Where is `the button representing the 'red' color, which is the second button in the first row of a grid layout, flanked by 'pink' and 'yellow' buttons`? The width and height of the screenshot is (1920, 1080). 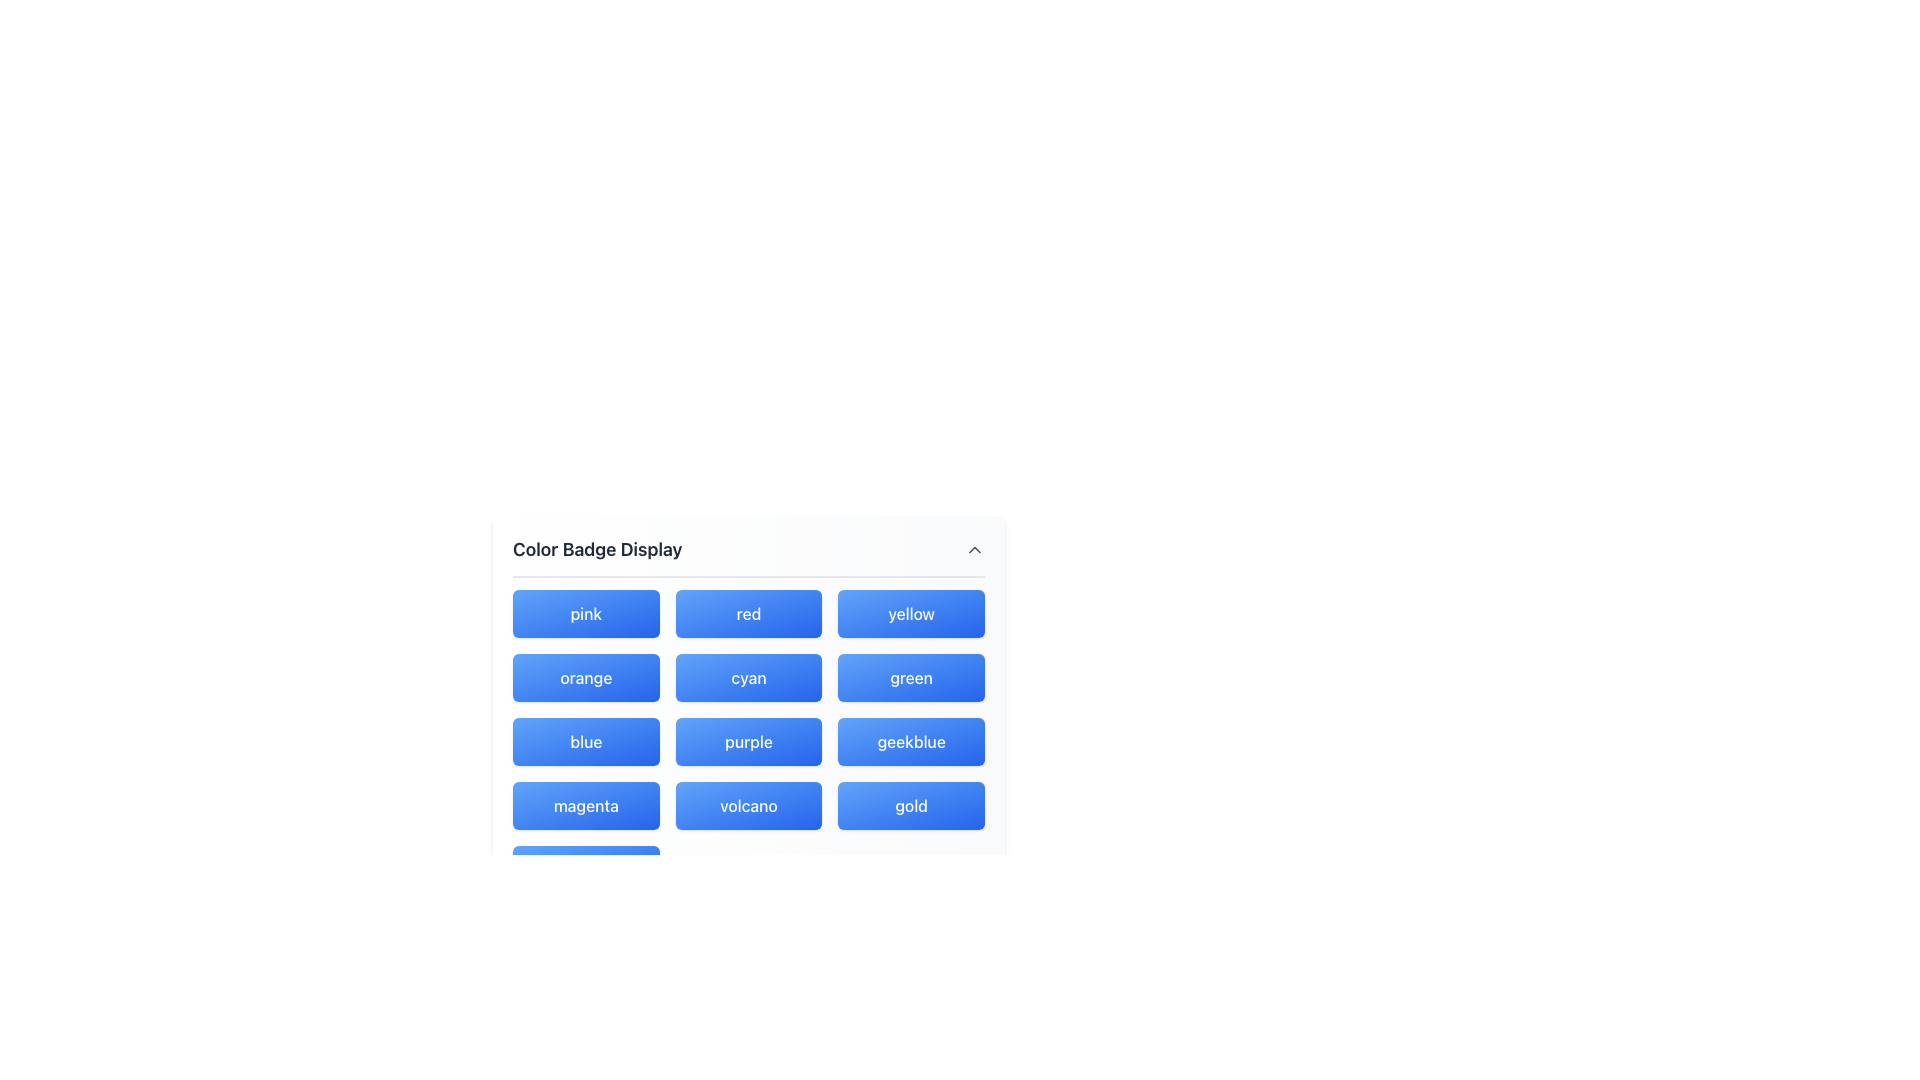
the button representing the 'red' color, which is the second button in the first row of a grid layout, flanked by 'pink' and 'yellow' buttons is located at coordinates (747, 612).